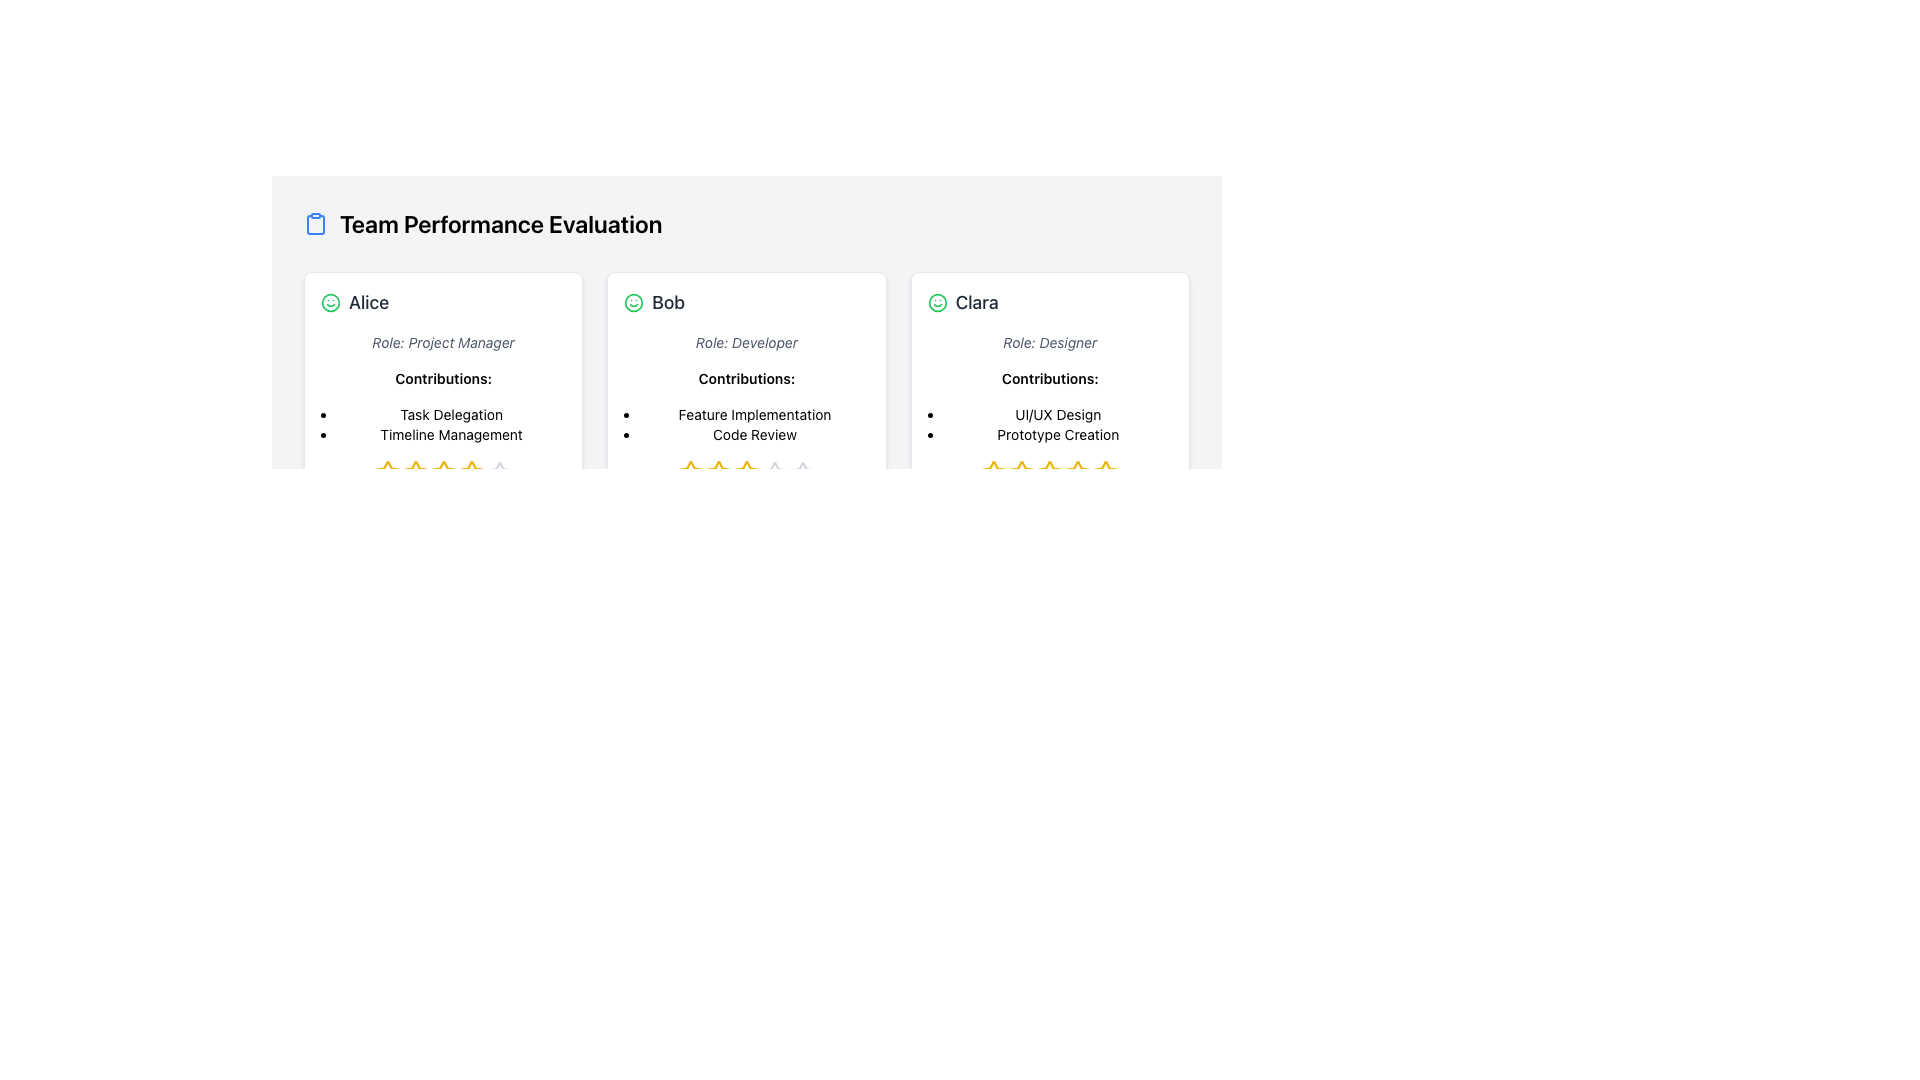  I want to click on the yellow star icon in the rating component for 'Alice' under 'Timeline Management' to rate it, so click(387, 472).